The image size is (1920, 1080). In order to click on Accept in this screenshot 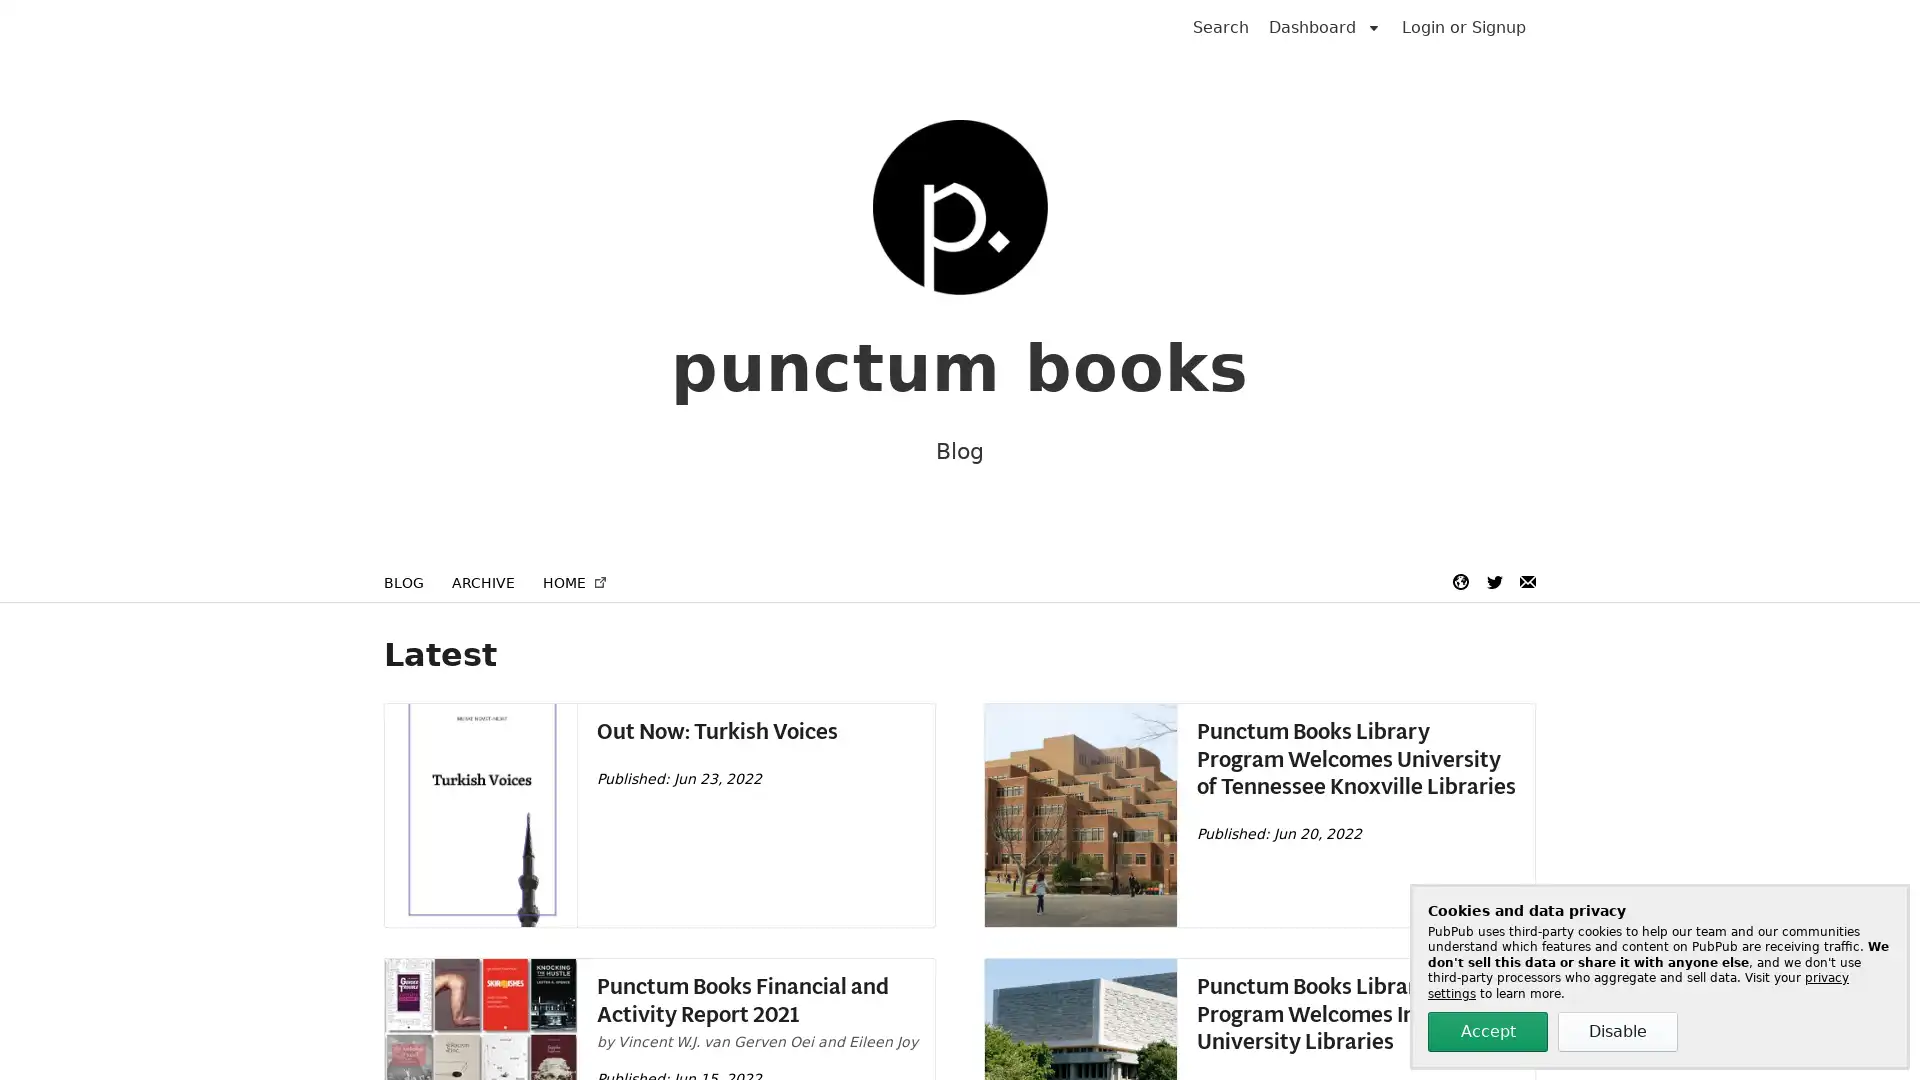, I will do `click(1488, 1032)`.